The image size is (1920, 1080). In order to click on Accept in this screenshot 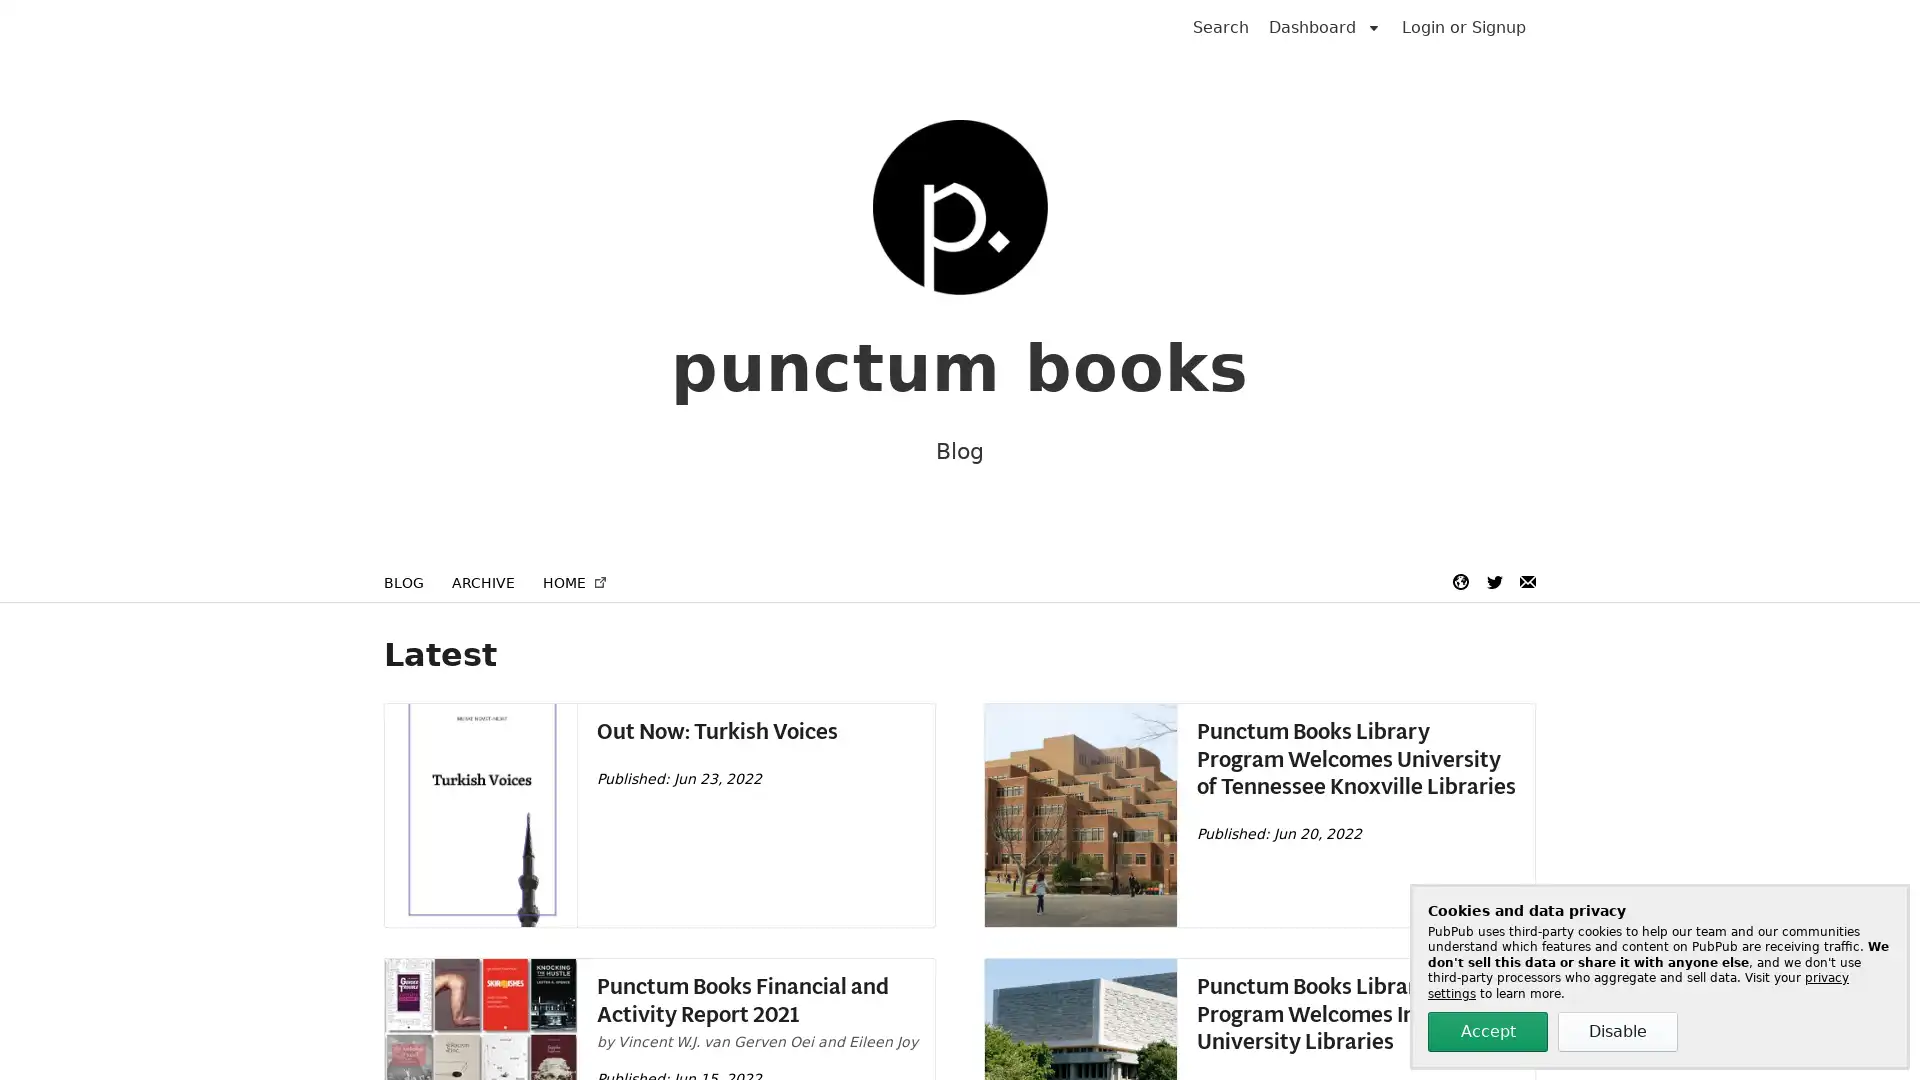, I will do `click(1488, 1032)`.